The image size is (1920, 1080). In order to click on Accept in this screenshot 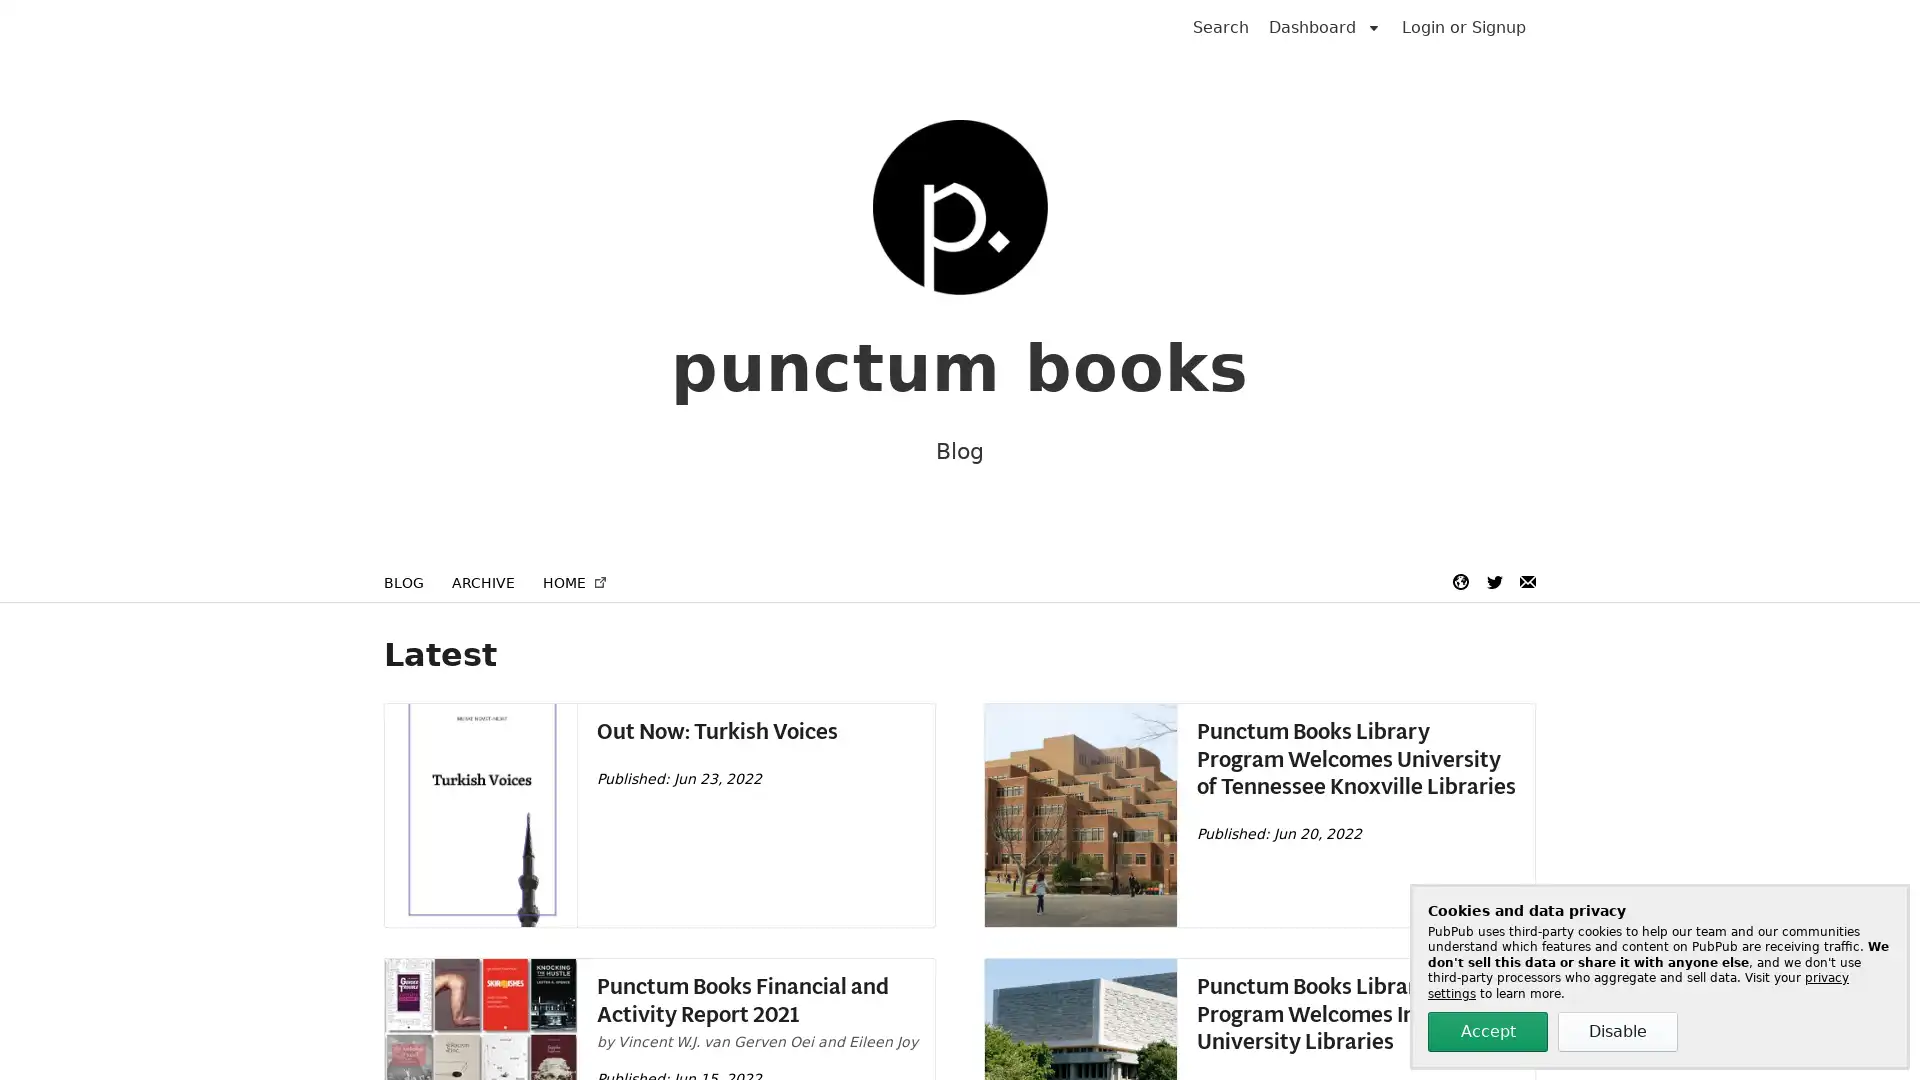, I will do `click(1488, 1032)`.